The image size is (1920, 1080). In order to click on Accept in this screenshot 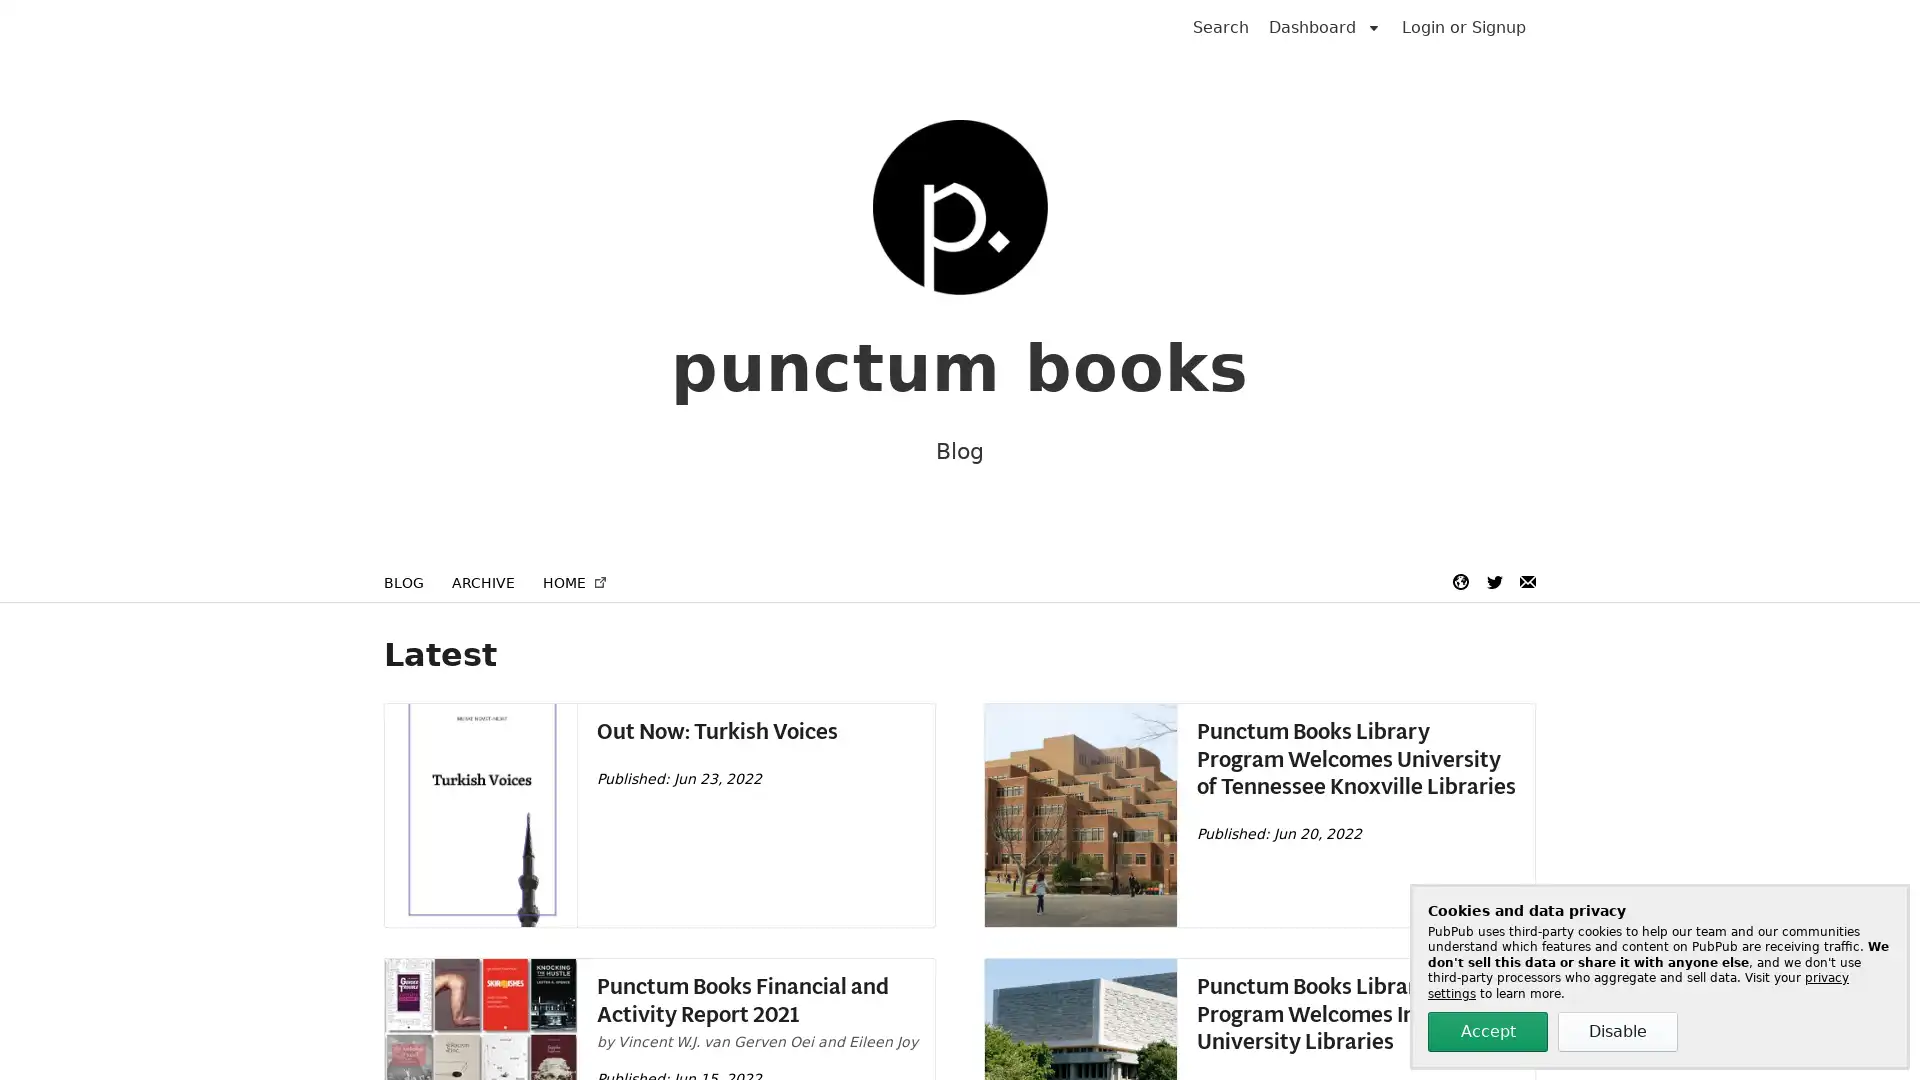, I will do `click(1488, 1032)`.